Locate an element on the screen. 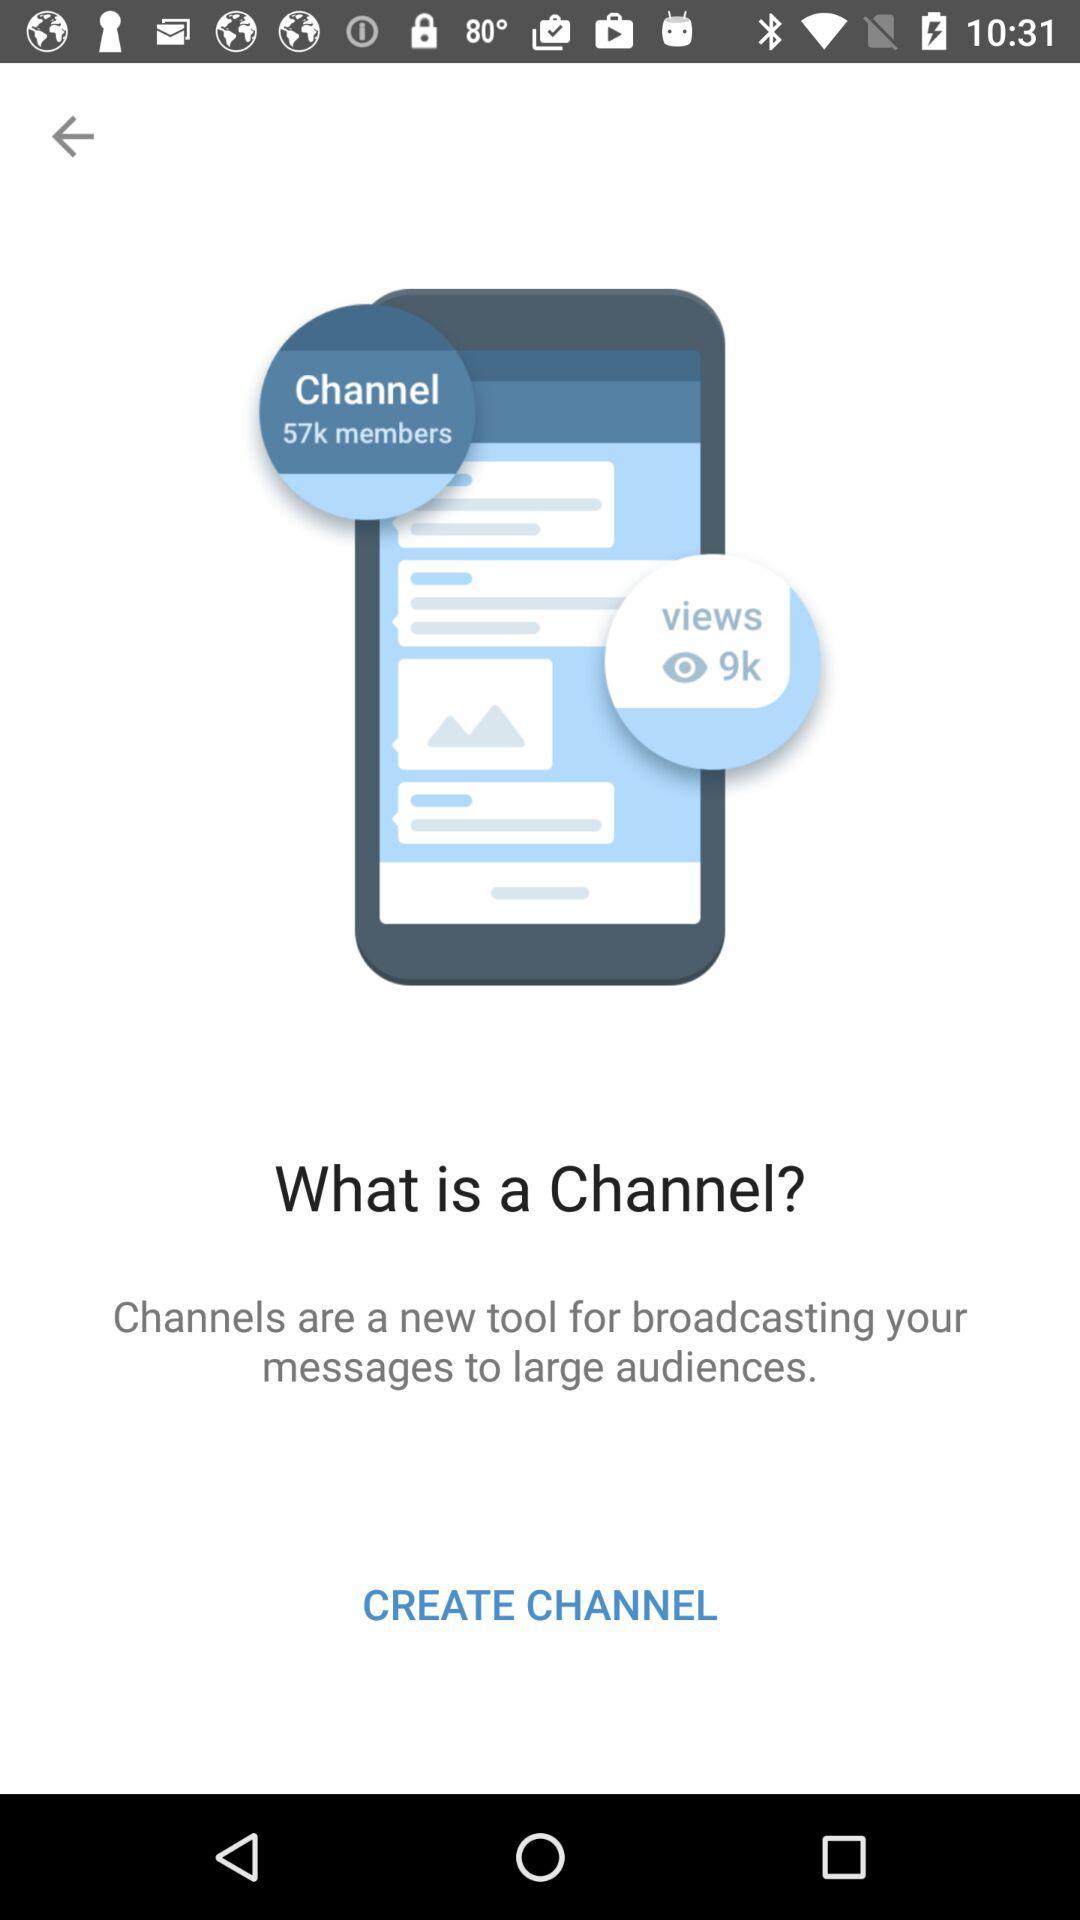 The height and width of the screenshot is (1920, 1080). previous page is located at coordinates (69, 135).